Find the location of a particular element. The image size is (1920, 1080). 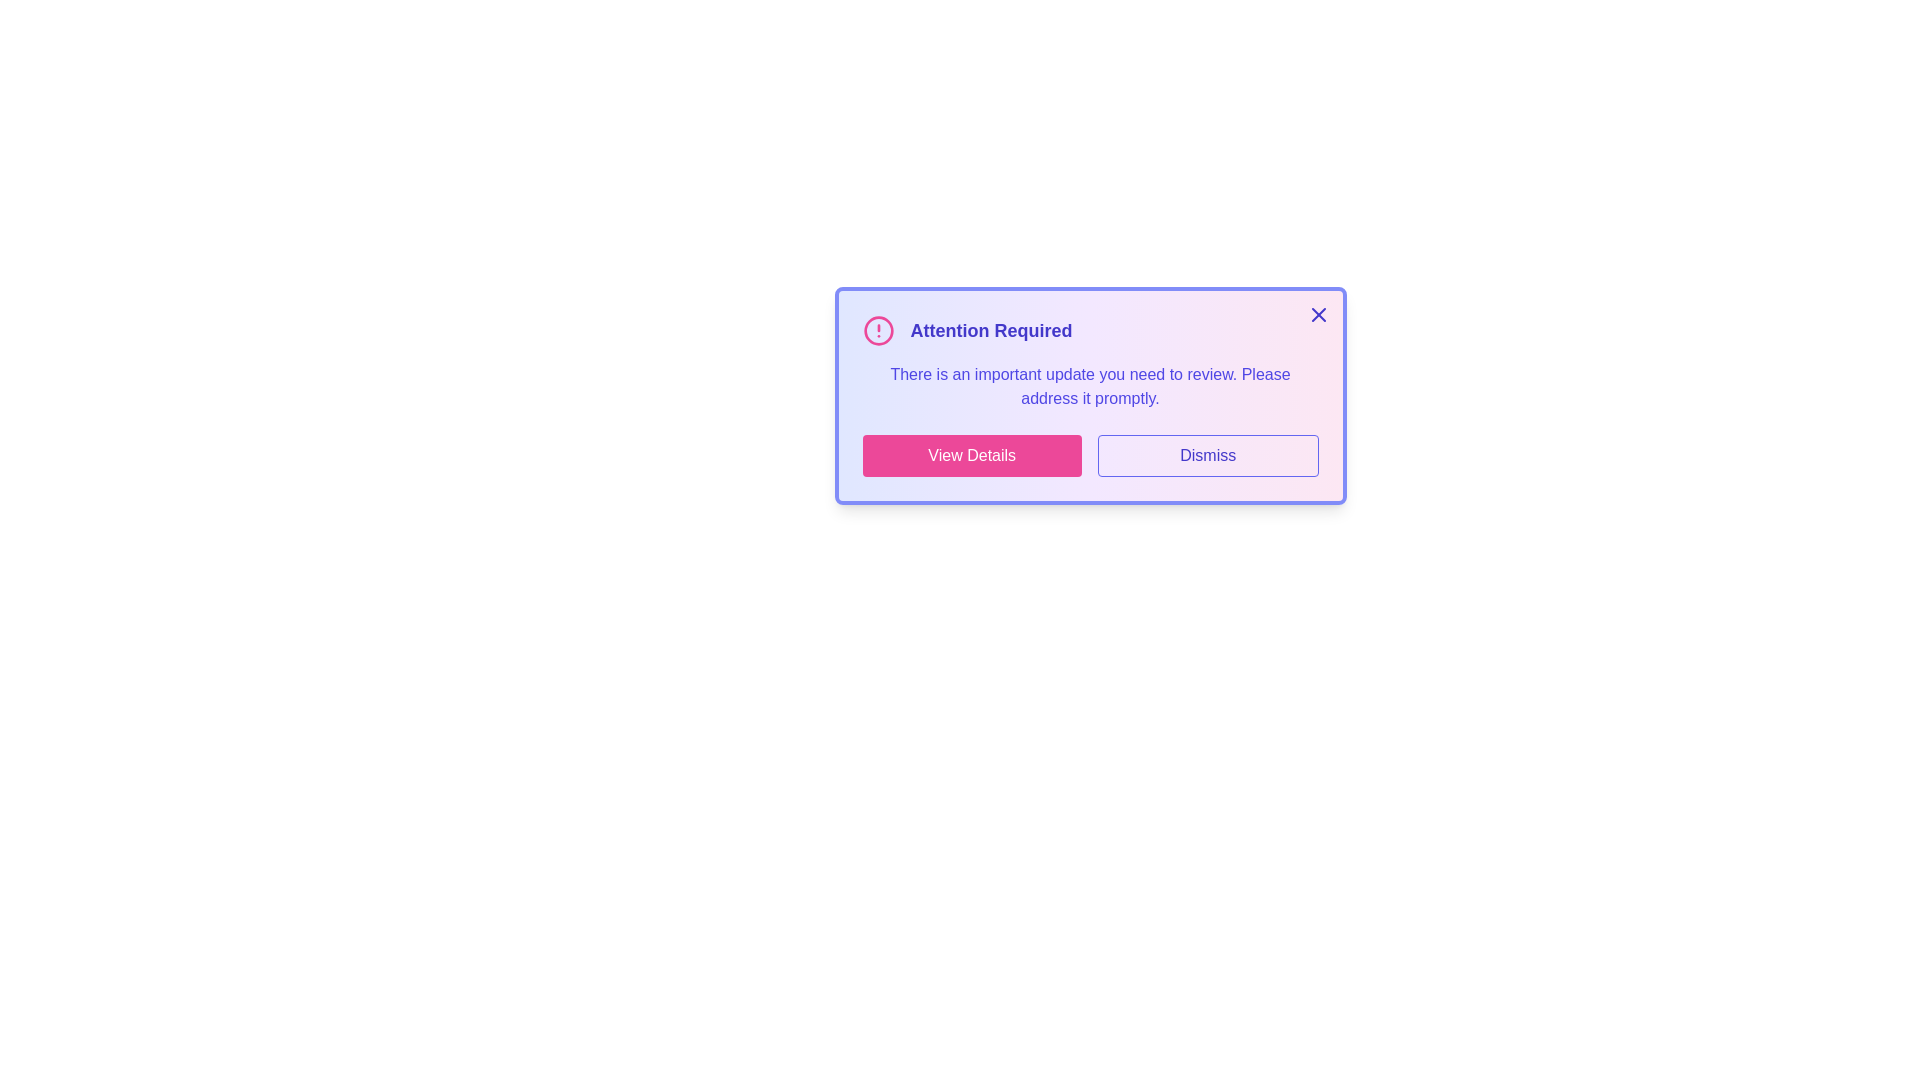

the close button located at the top-right corner of the alert is located at coordinates (1318, 315).